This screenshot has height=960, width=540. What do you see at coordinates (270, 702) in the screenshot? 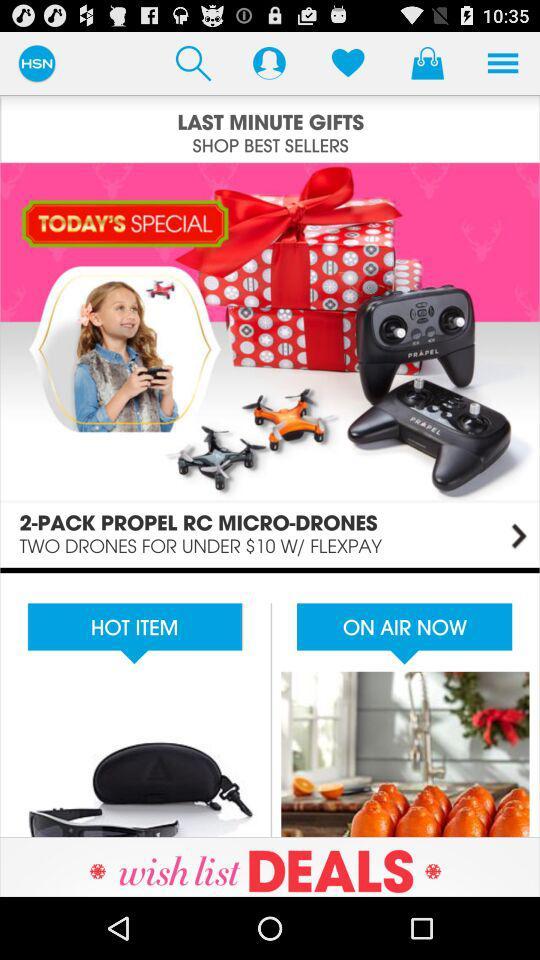
I see `advertisement` at bounding box center [270, 702].